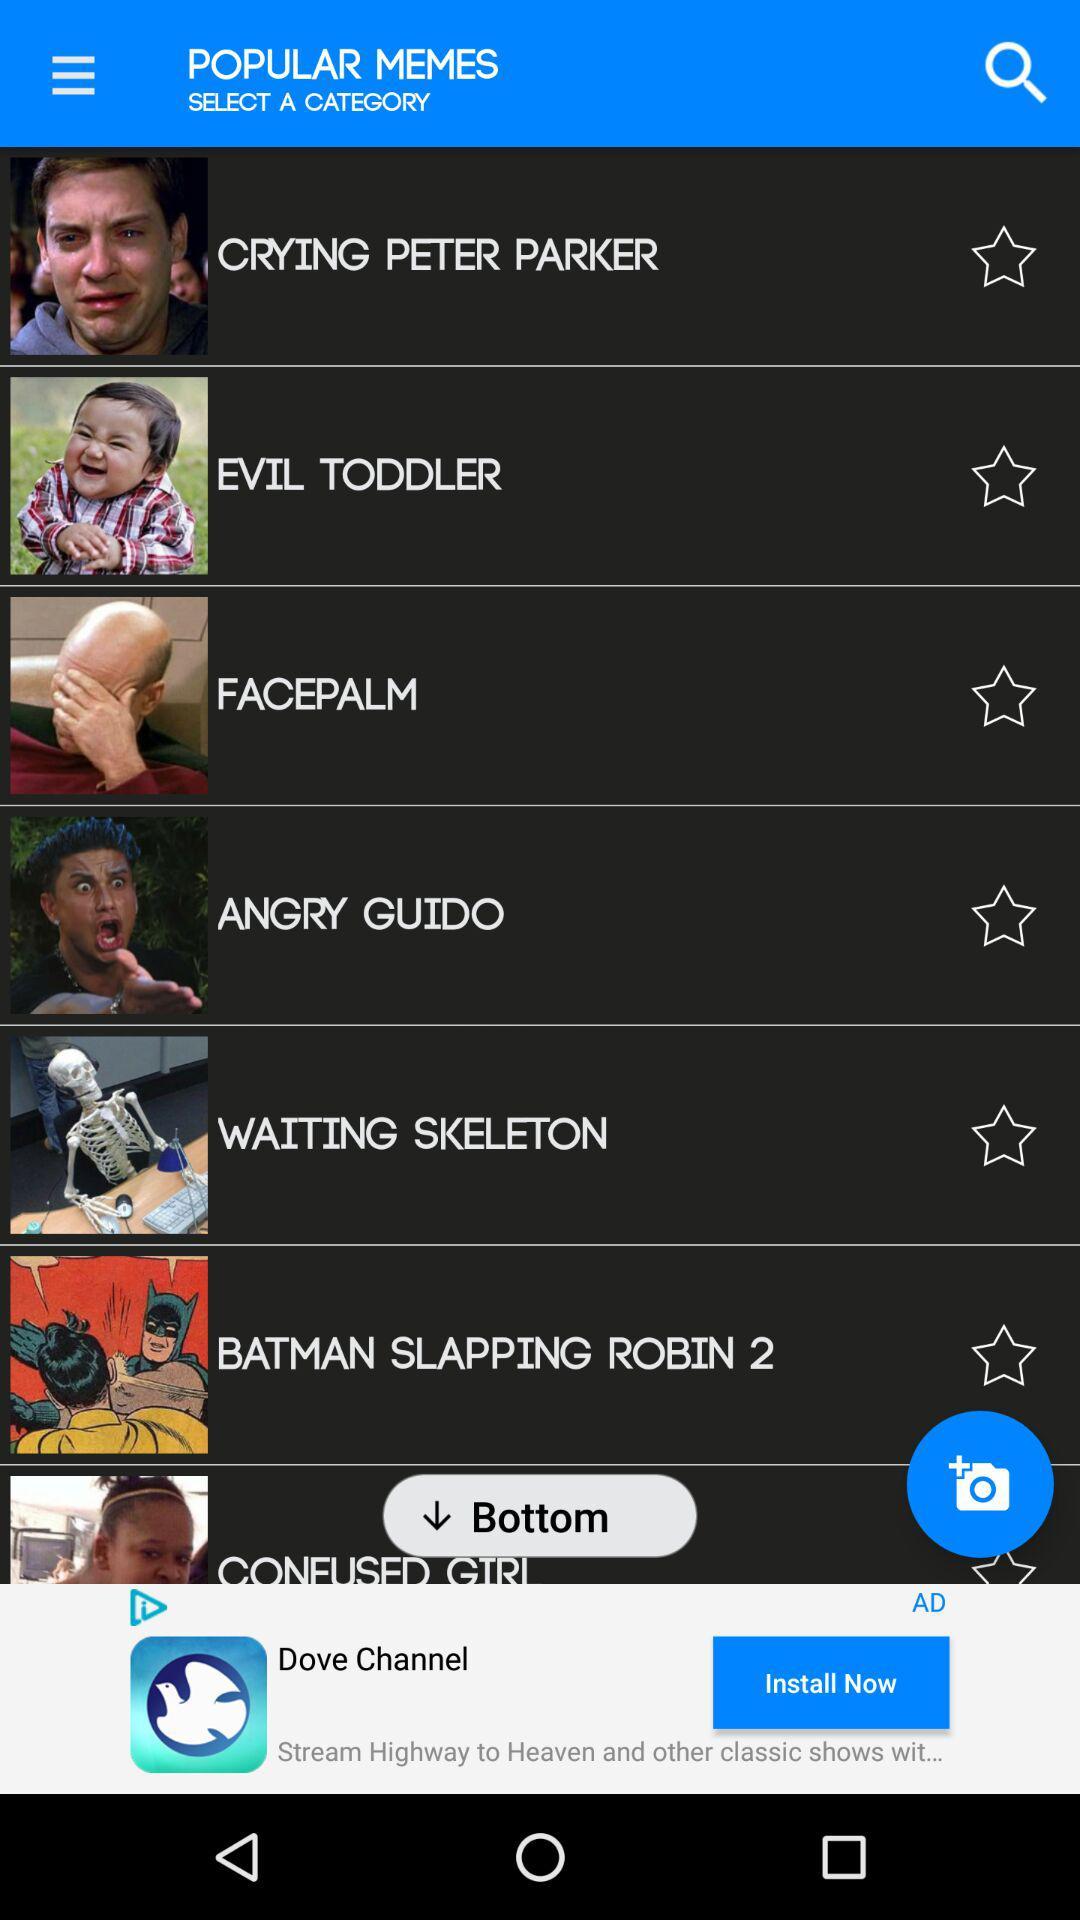 The image size is (1080, 1920). I want to click on a picture, so click(979, 1484).